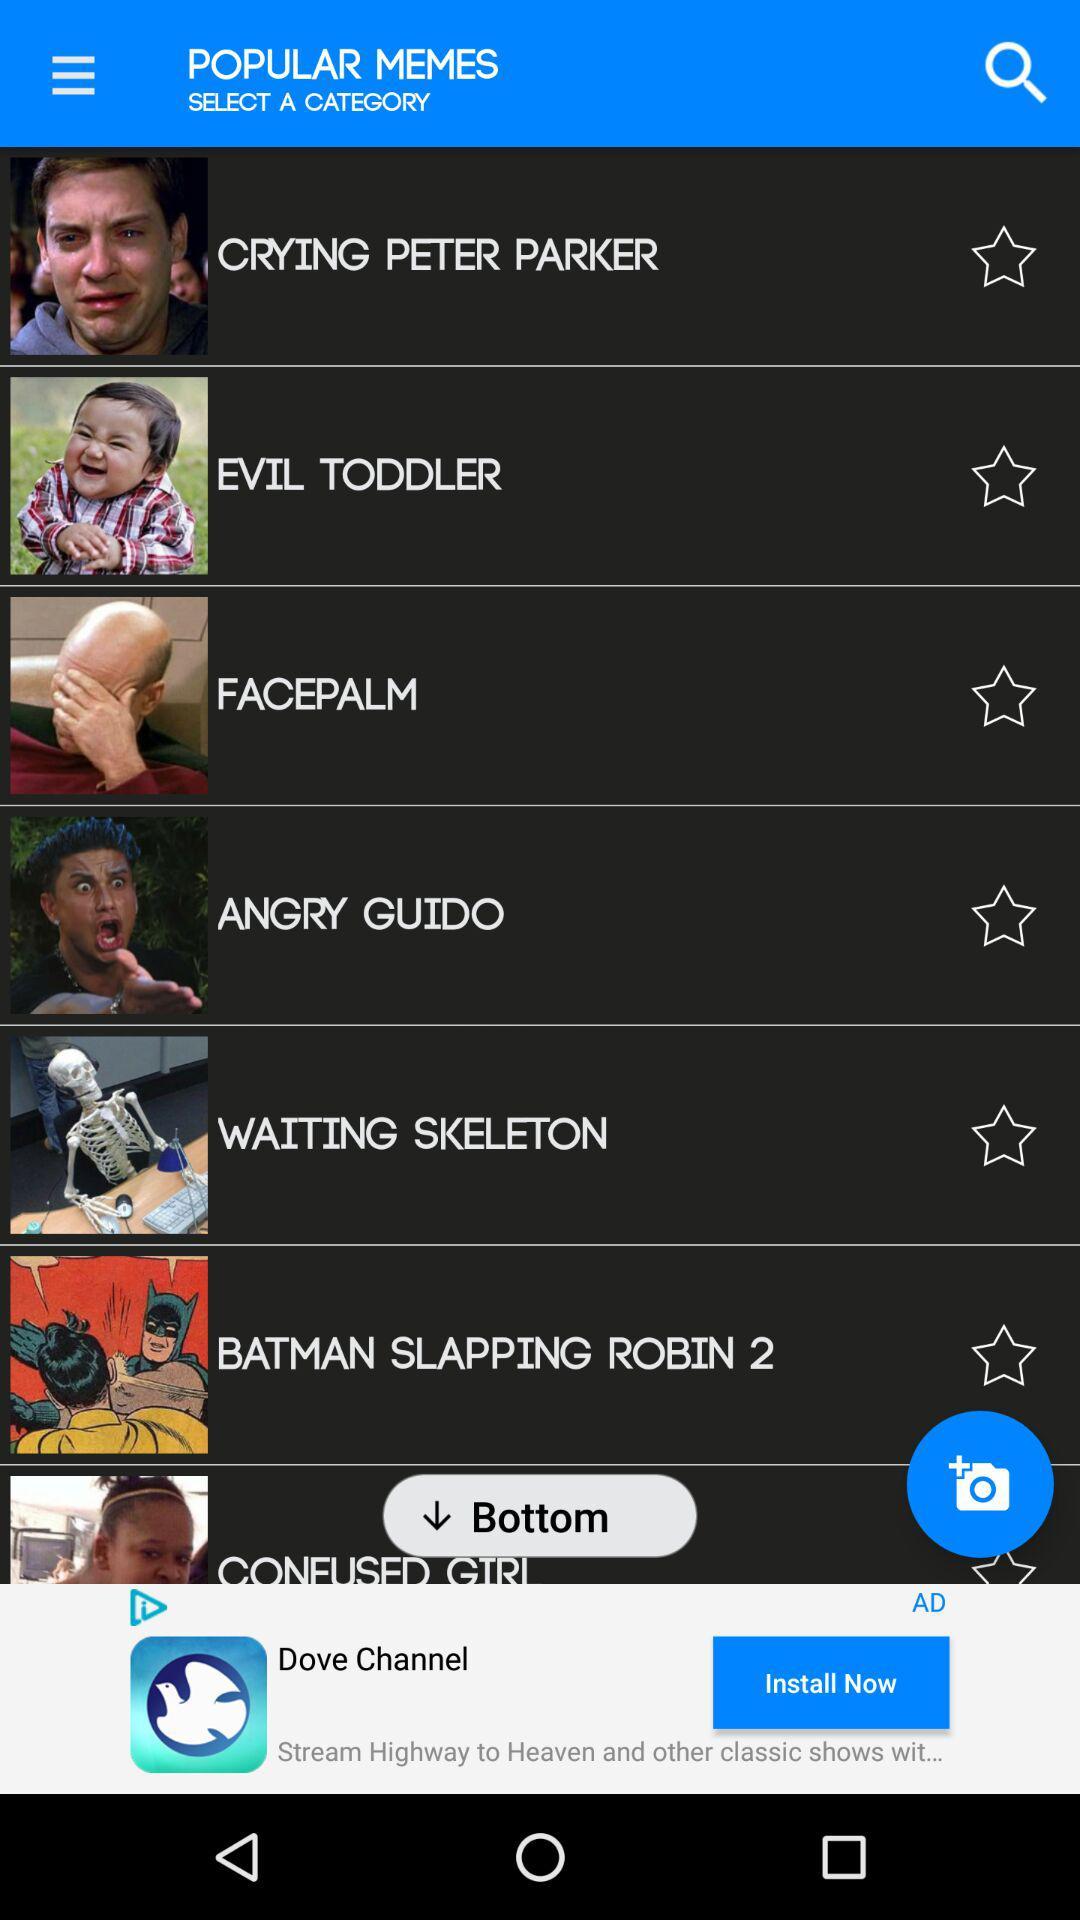 The image size is (1080, 1920). I want to click on a picture, so click(979, 1484).